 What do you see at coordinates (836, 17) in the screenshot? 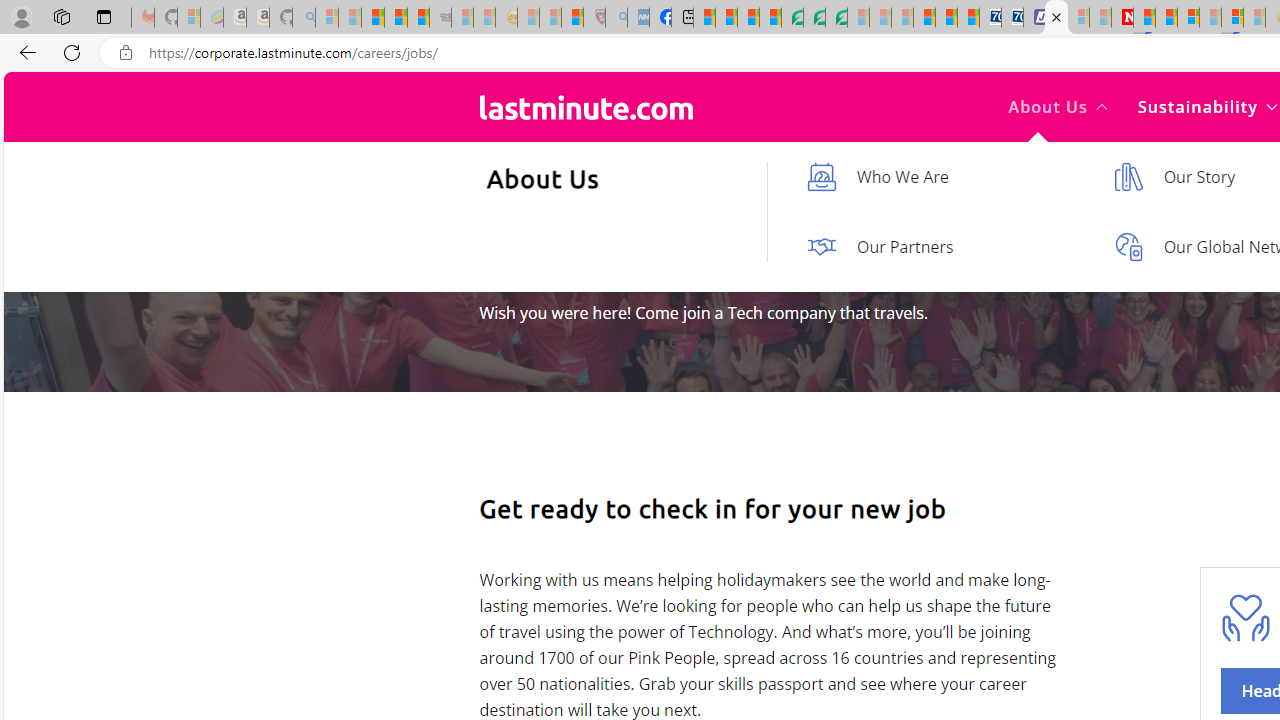
I see `'Microsoft Word - consumer-privacy address update 2.2021'` at bounding box center [836, 17].